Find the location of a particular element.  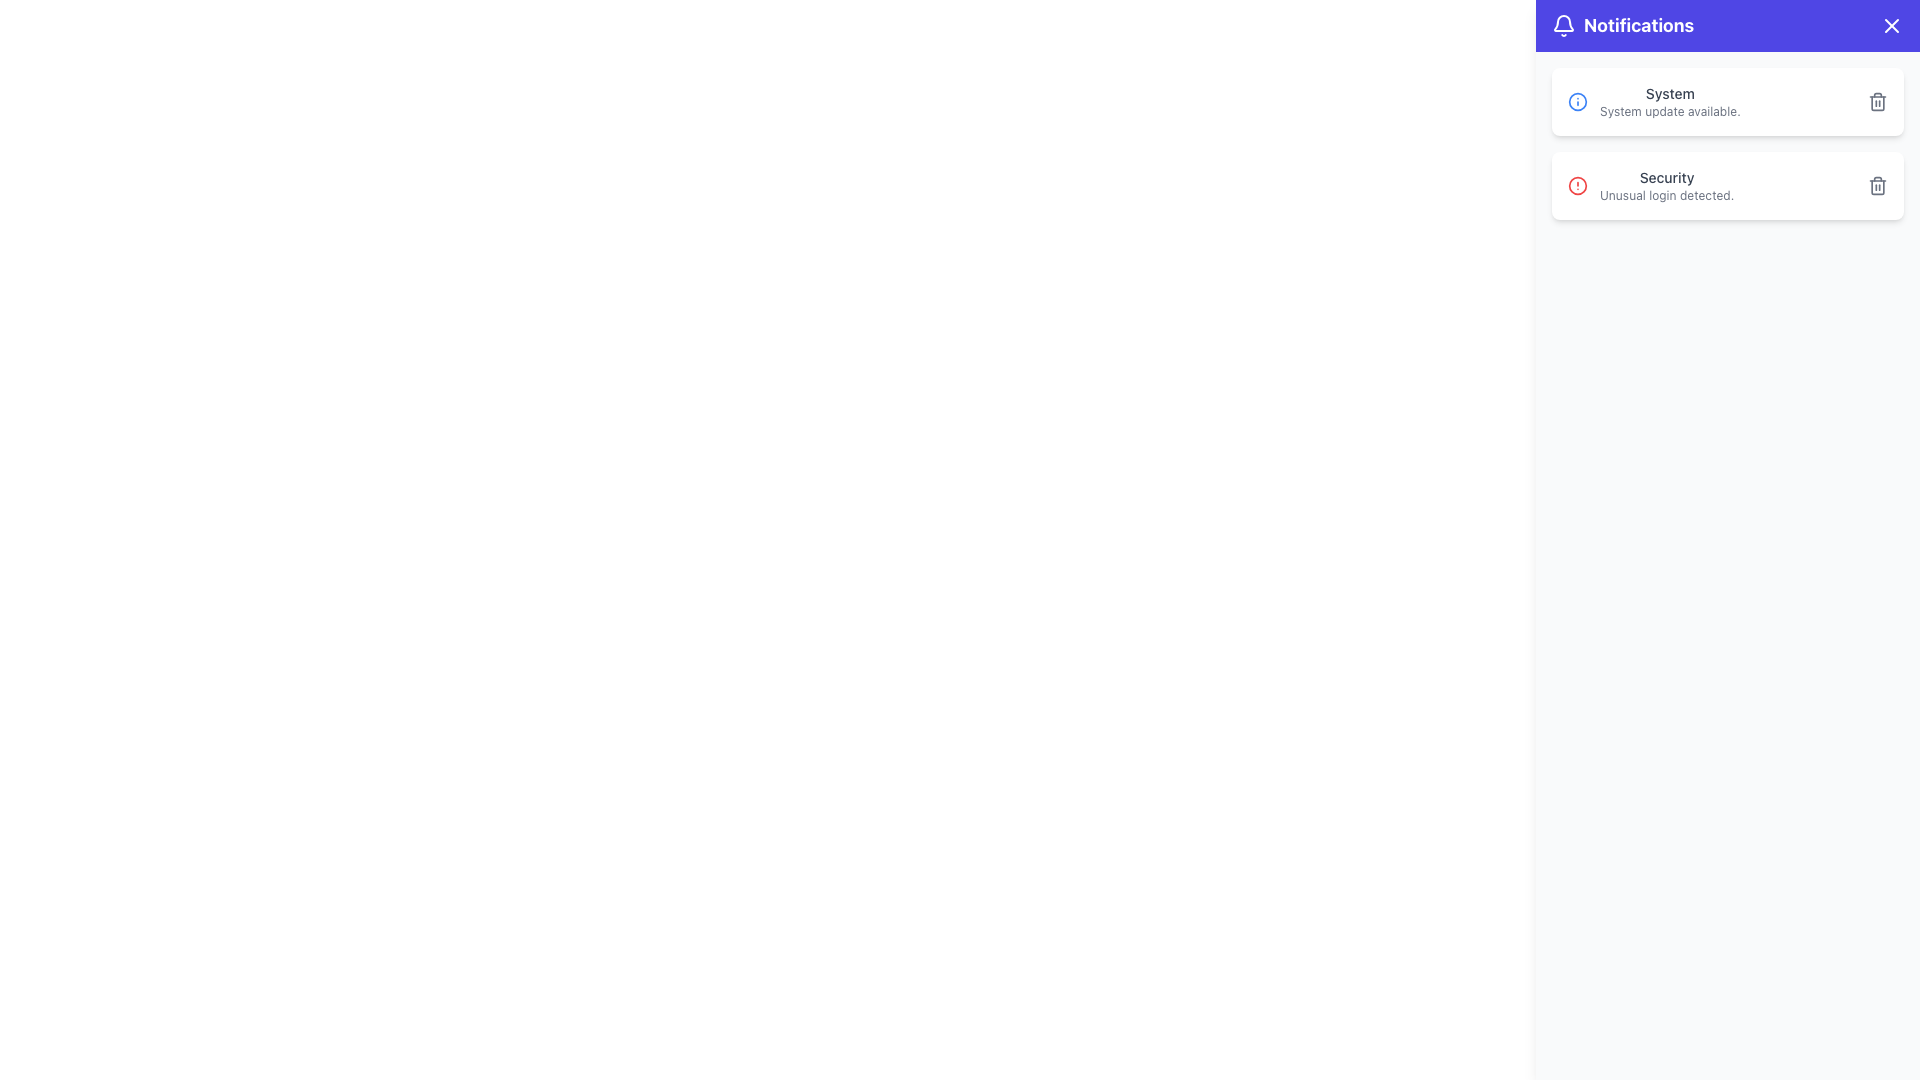

the notification card that displays information about a system update, which is the first notification in a vertical list of notifications is located at coordinates (1727, 101).